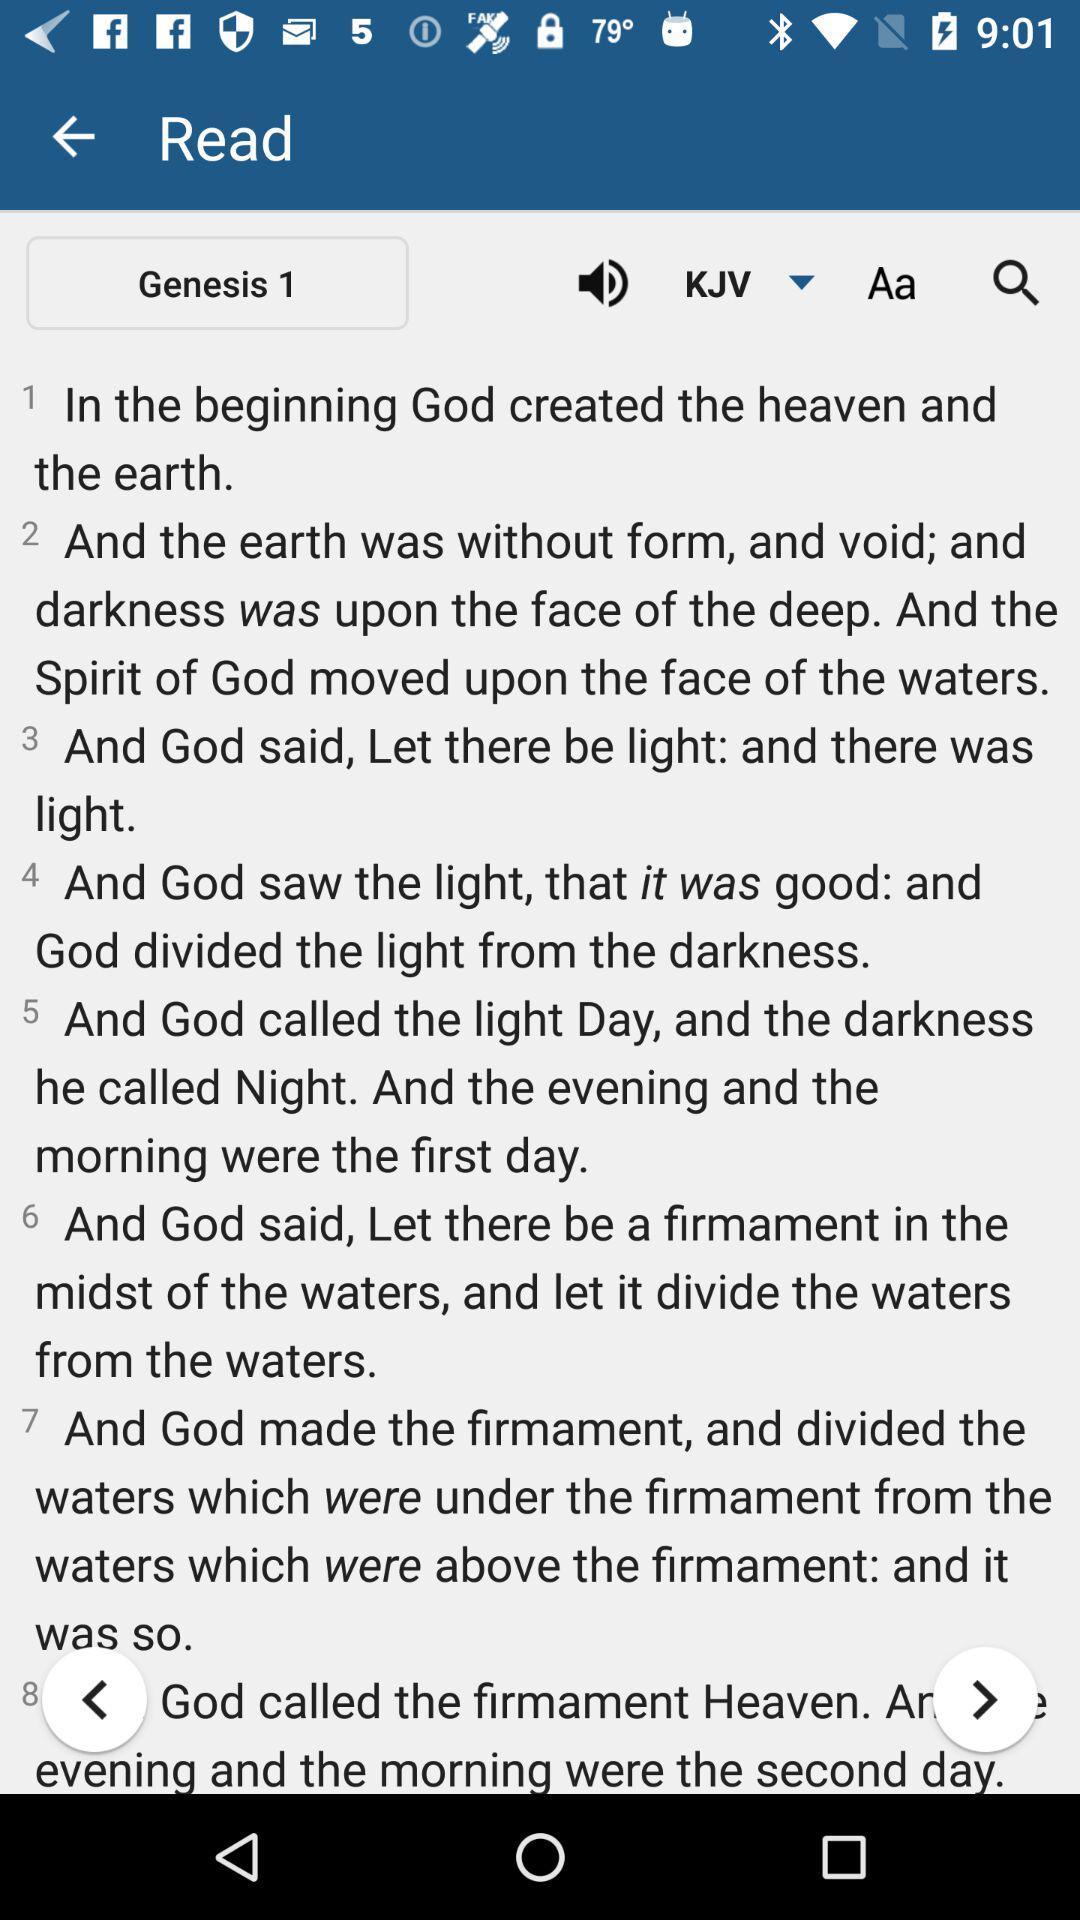 Image resolution: width=1080 pixels, height=1920 pixels. What do you see at coordinates (94, 1698) in the screenshot?
I see `the icon below the 6 and god item` at bounding box center [94, 1698].